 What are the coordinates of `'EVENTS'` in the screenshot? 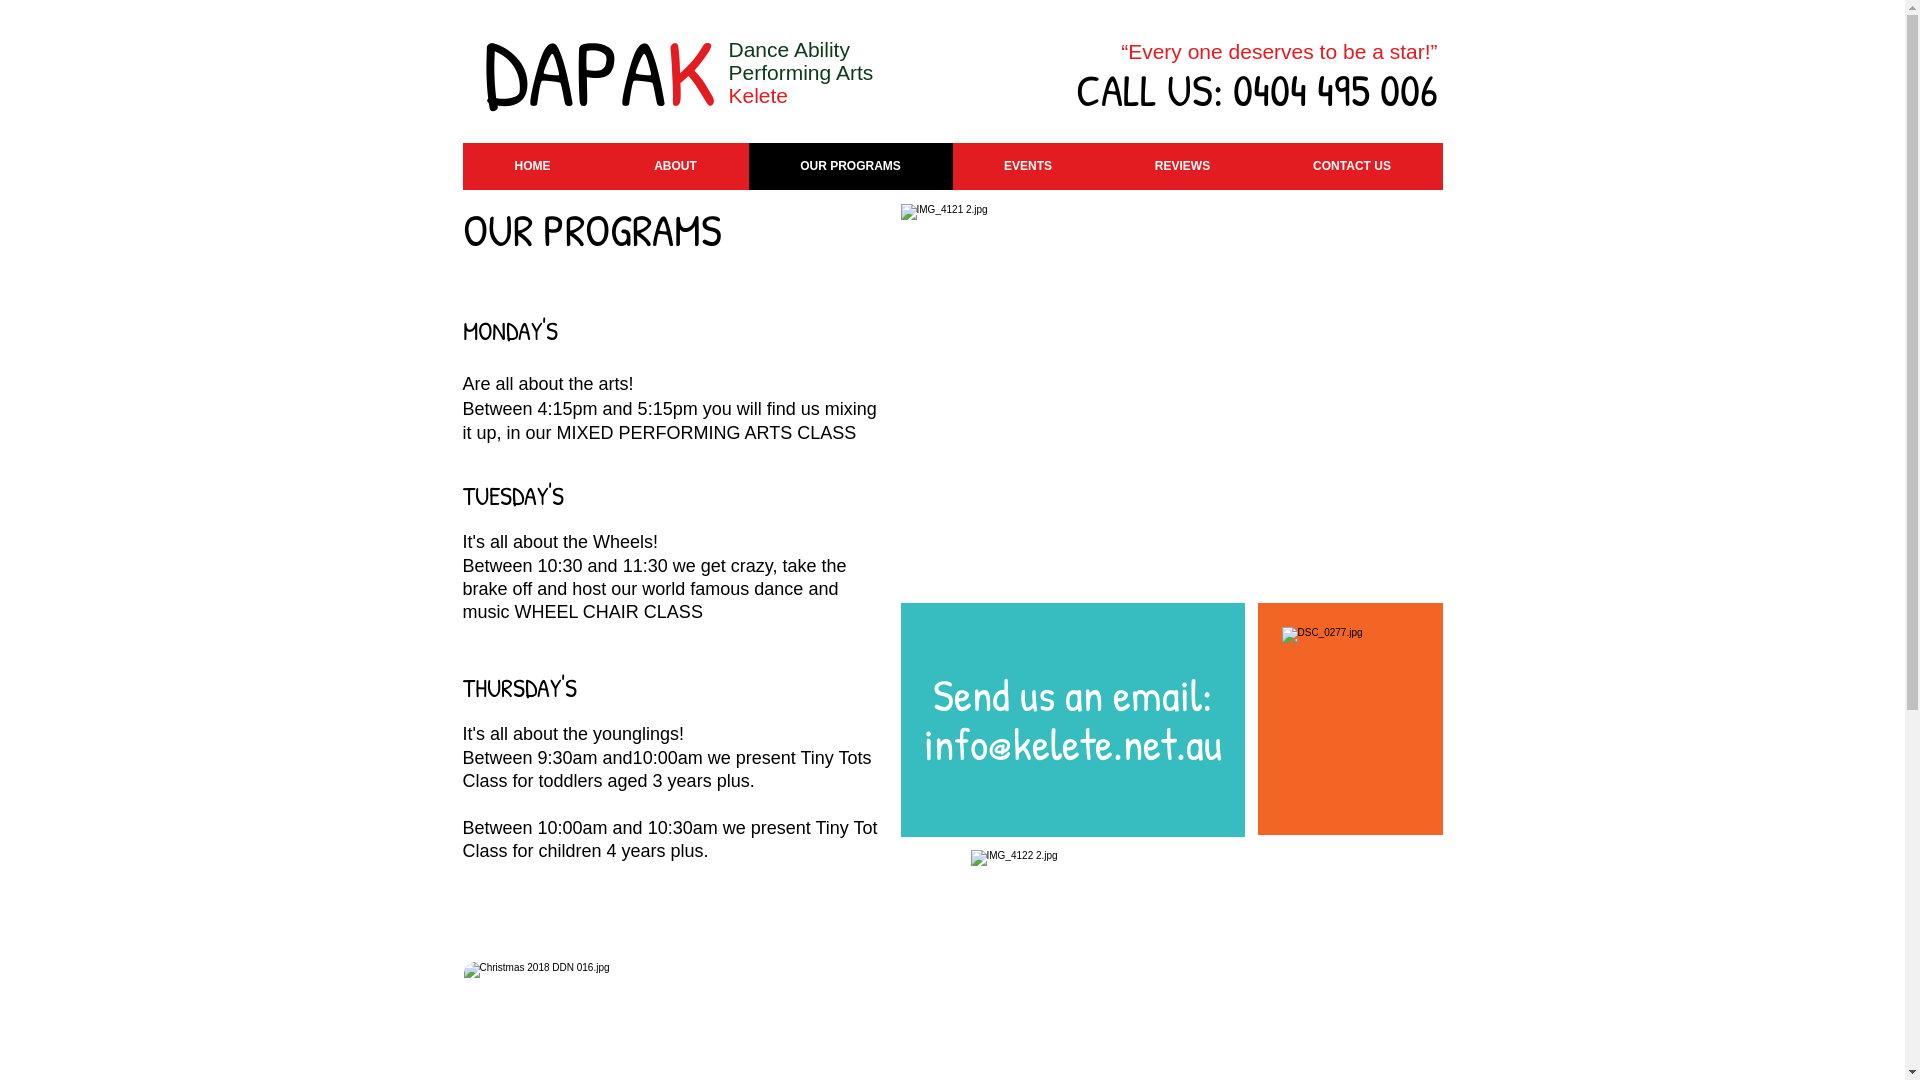 It's located at (1027, 165).